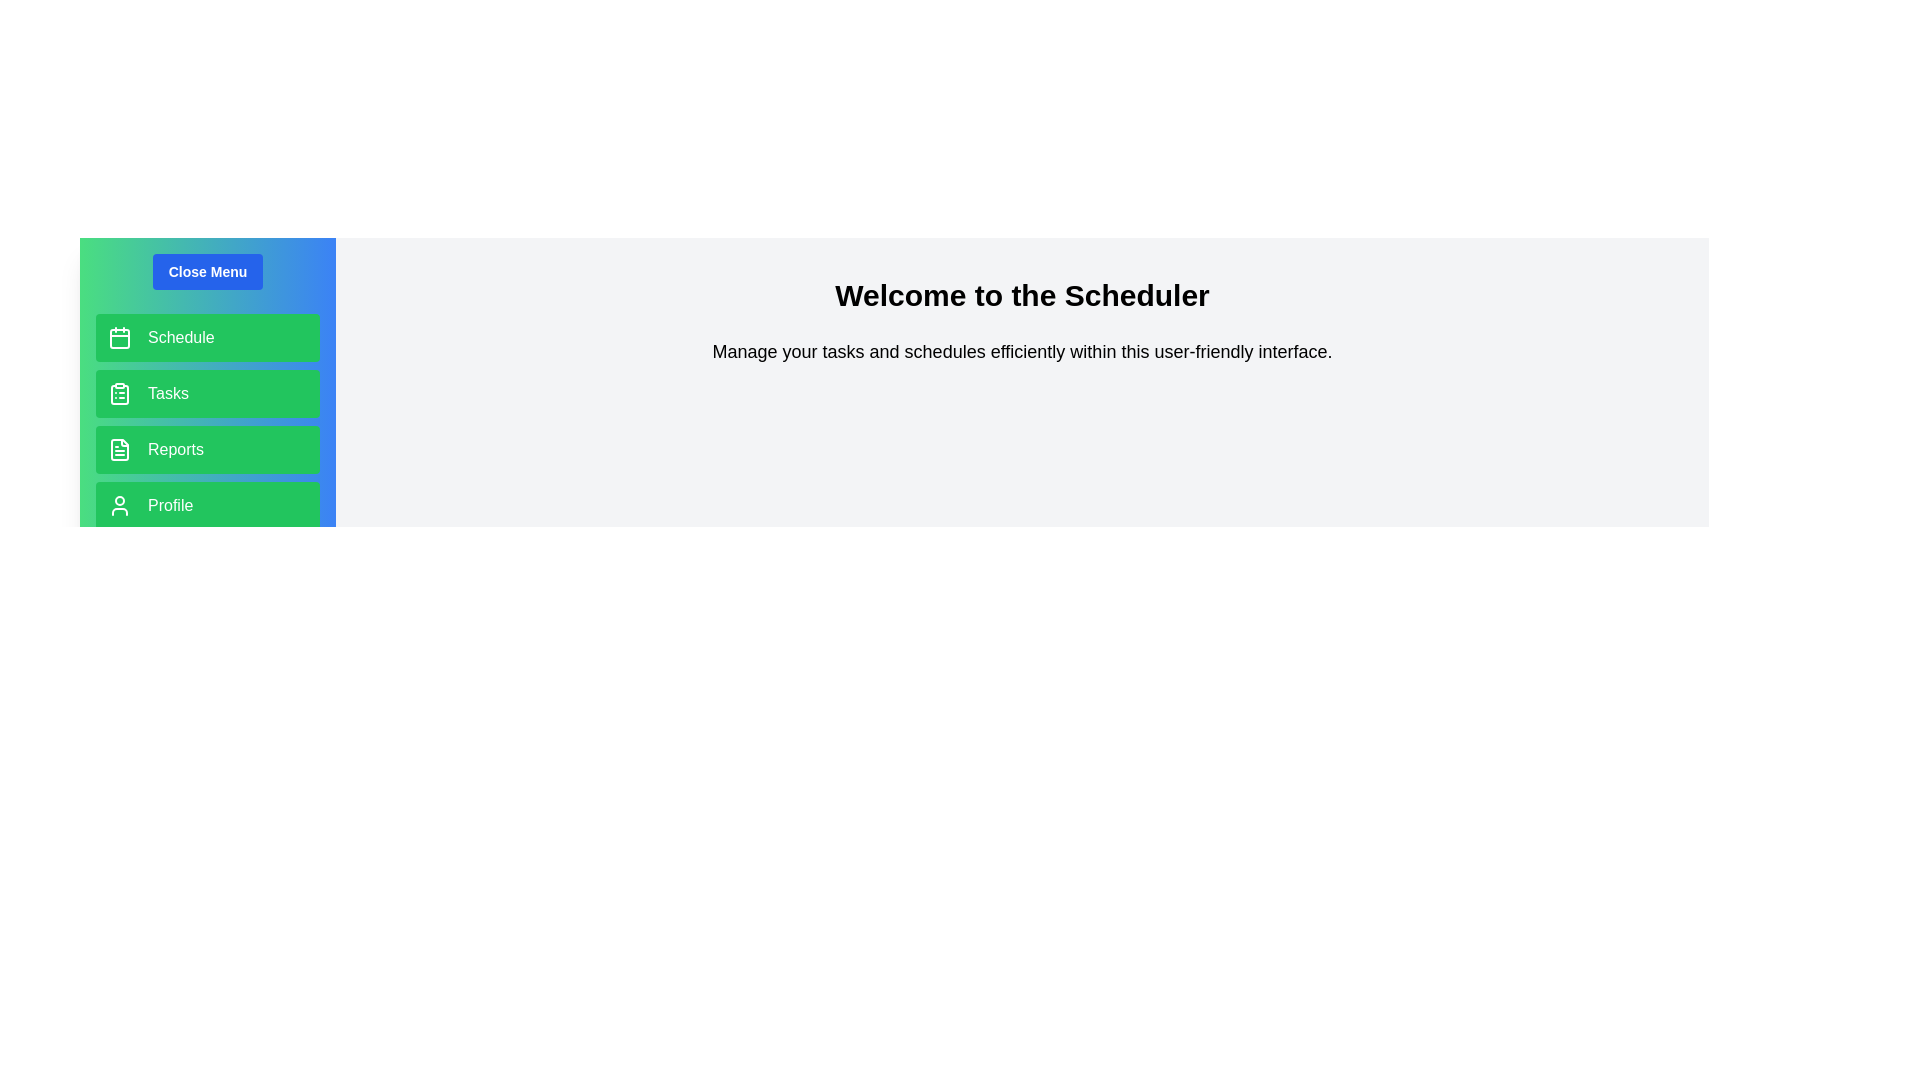 The width and height of the screenshot is (1920, 1080). Describe the element at coordinates (207, 504) in the screenshot. I see `the menu item Profile to navigate to the corresponding section` at that location.